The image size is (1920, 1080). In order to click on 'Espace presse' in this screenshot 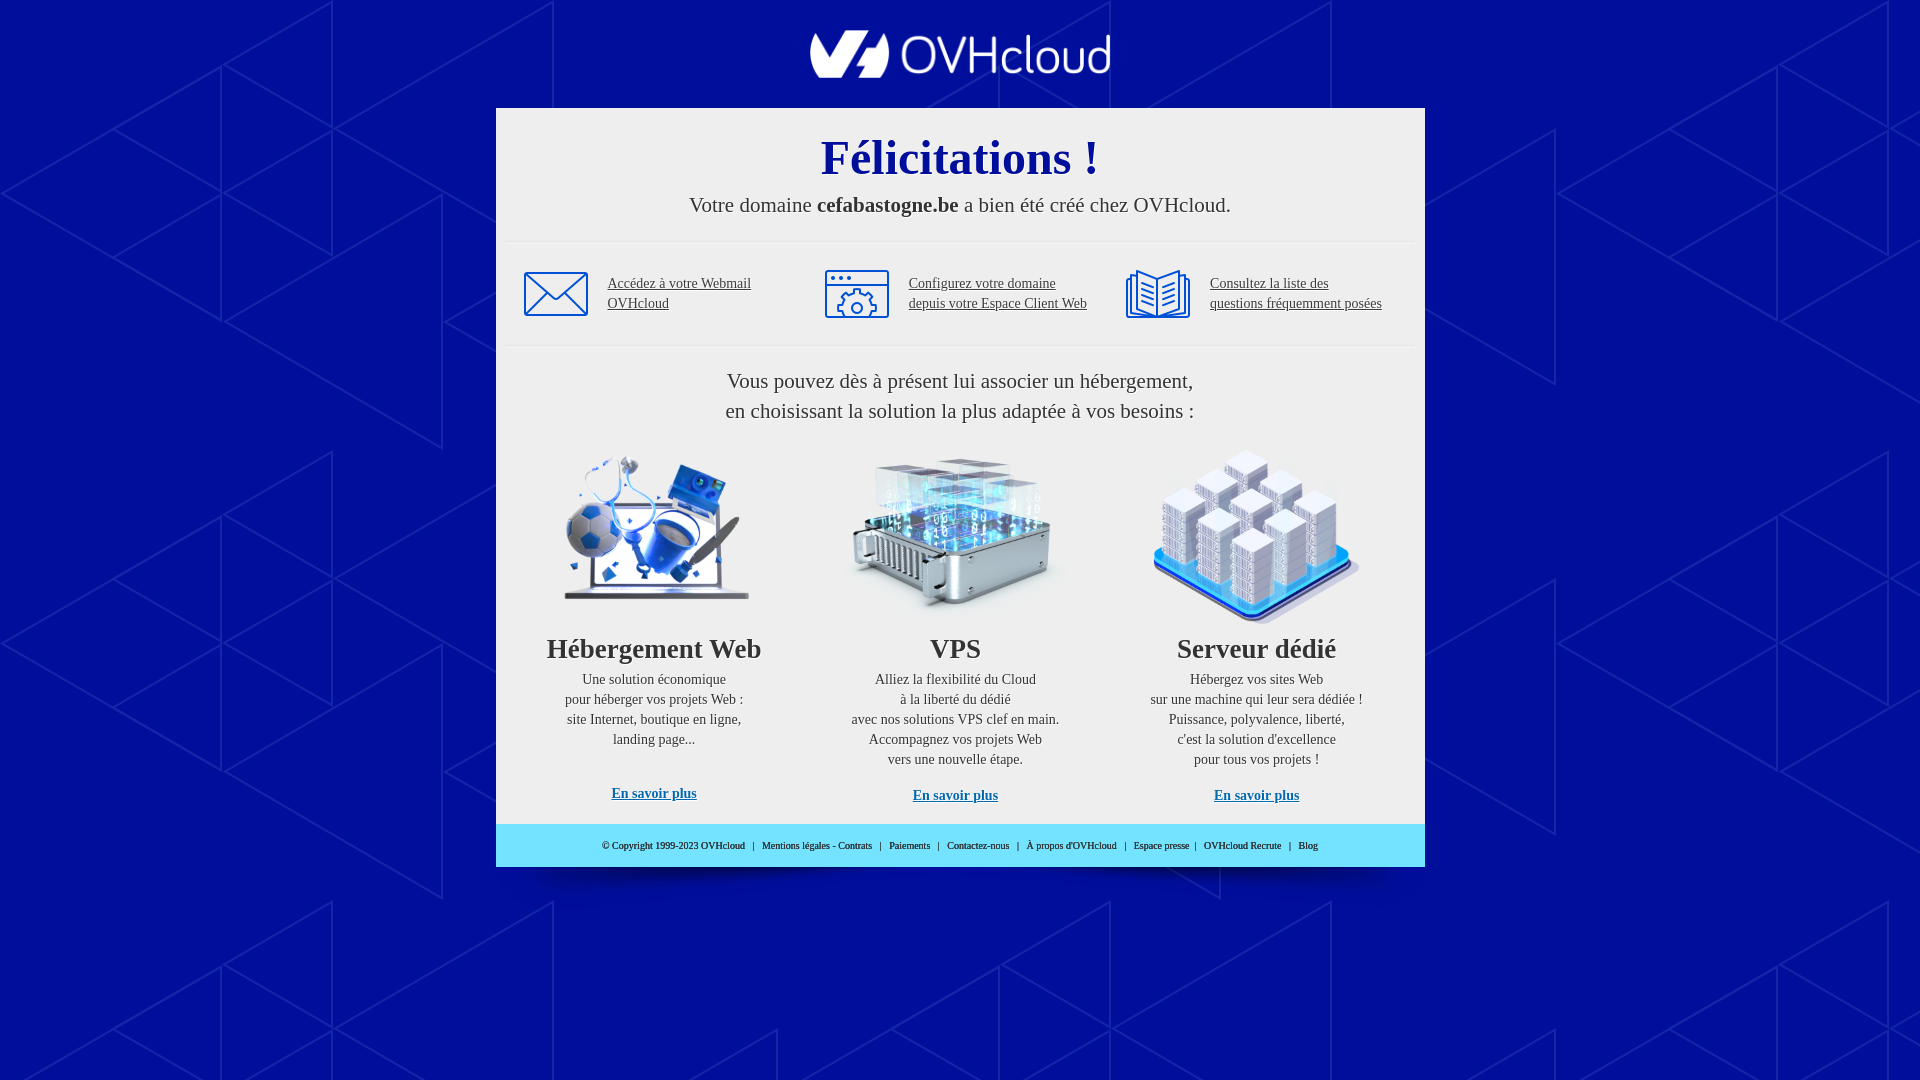, I will do `click(1161, 845)`.